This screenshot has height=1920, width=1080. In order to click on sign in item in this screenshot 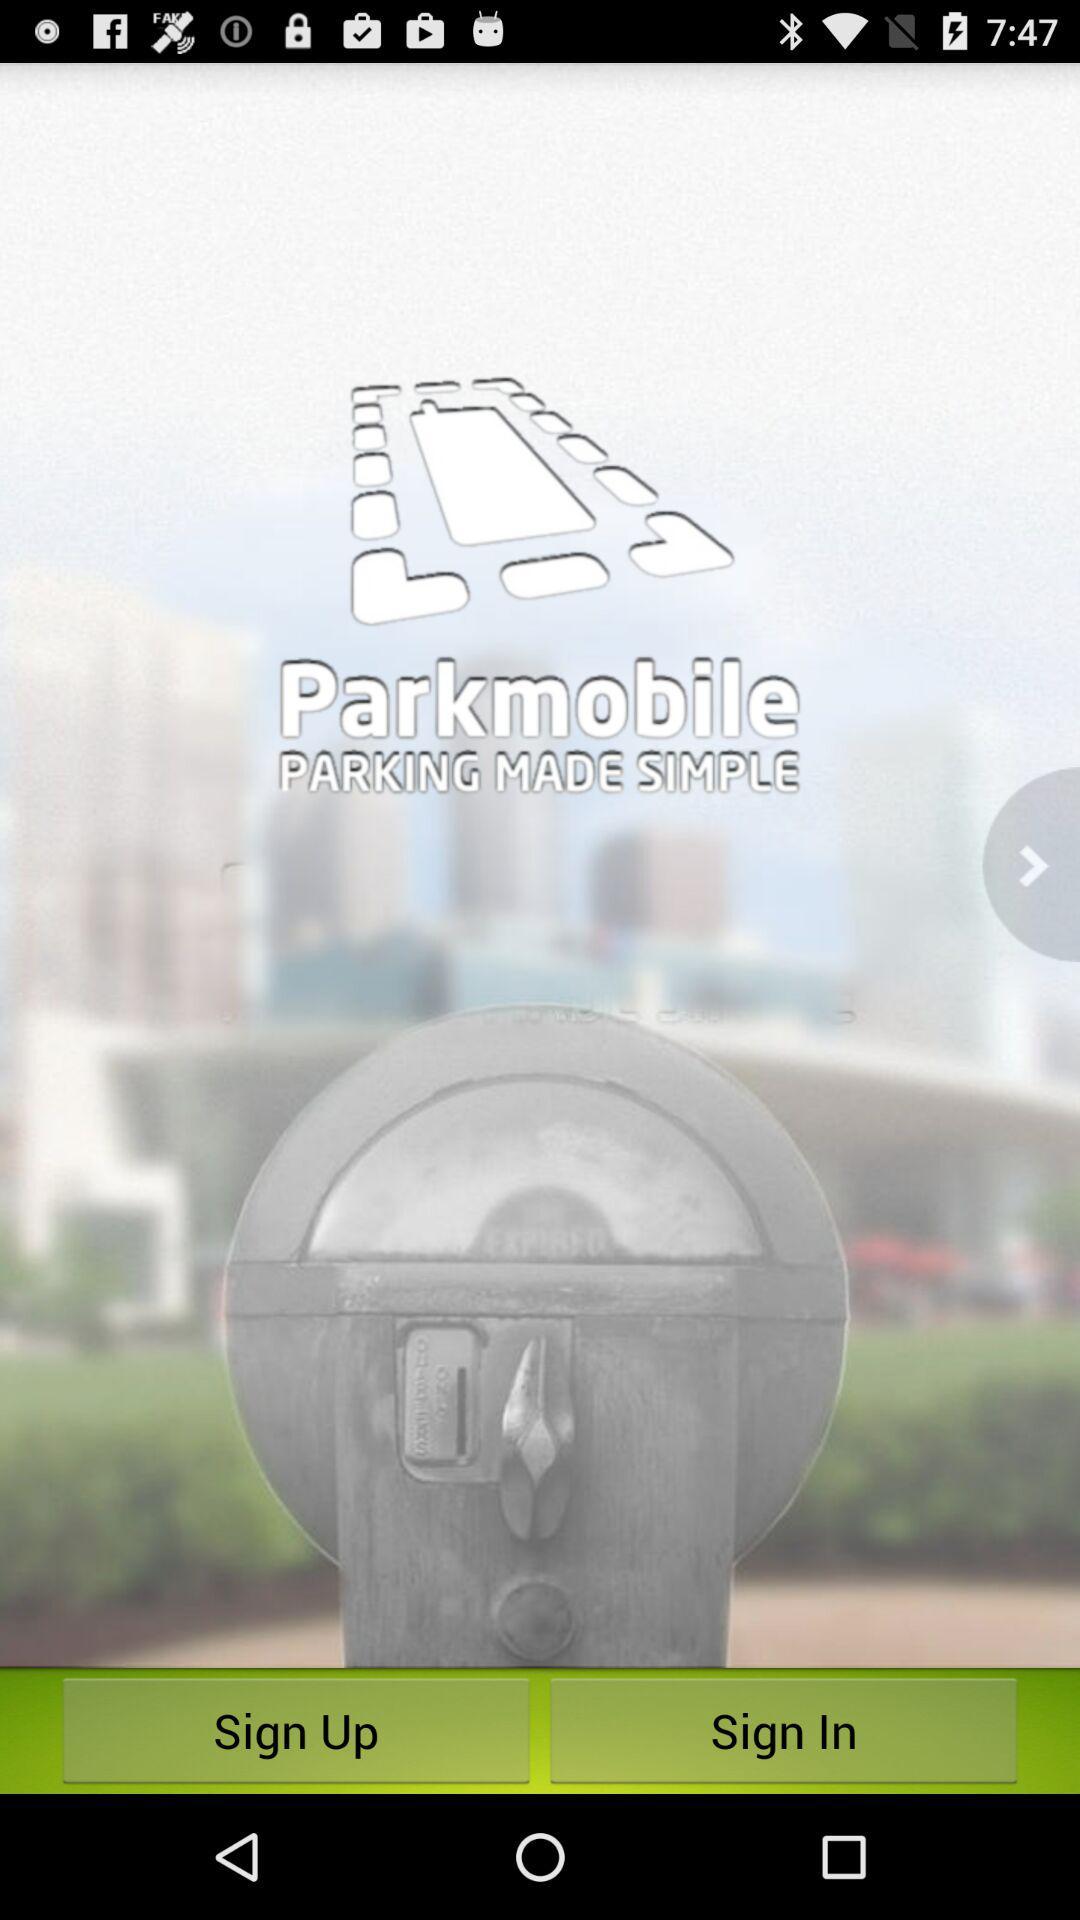, I will do `click(782, 1730)`.